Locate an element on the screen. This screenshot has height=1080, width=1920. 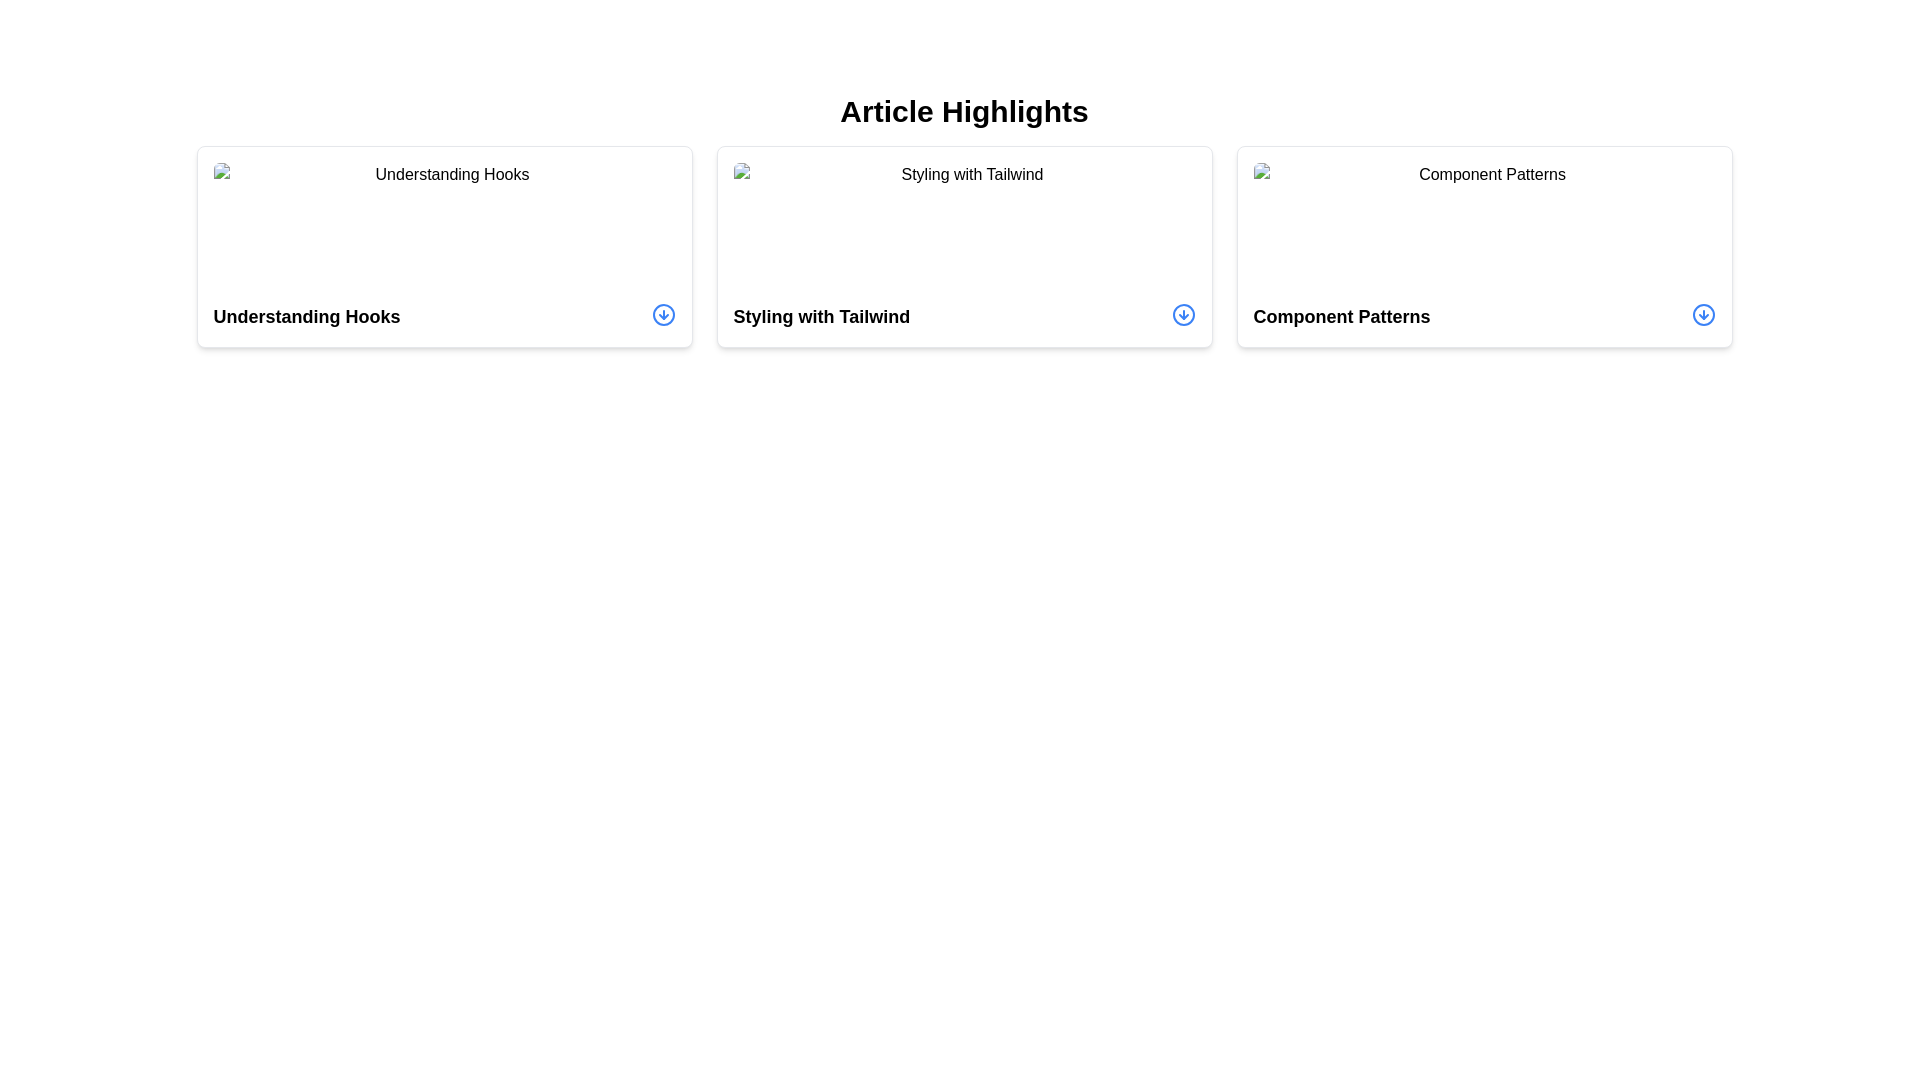
the Text Label that serves as the title for the card under 'Article Highlights', which is displayed in bold and larger font is located at coordinates (306, 315).